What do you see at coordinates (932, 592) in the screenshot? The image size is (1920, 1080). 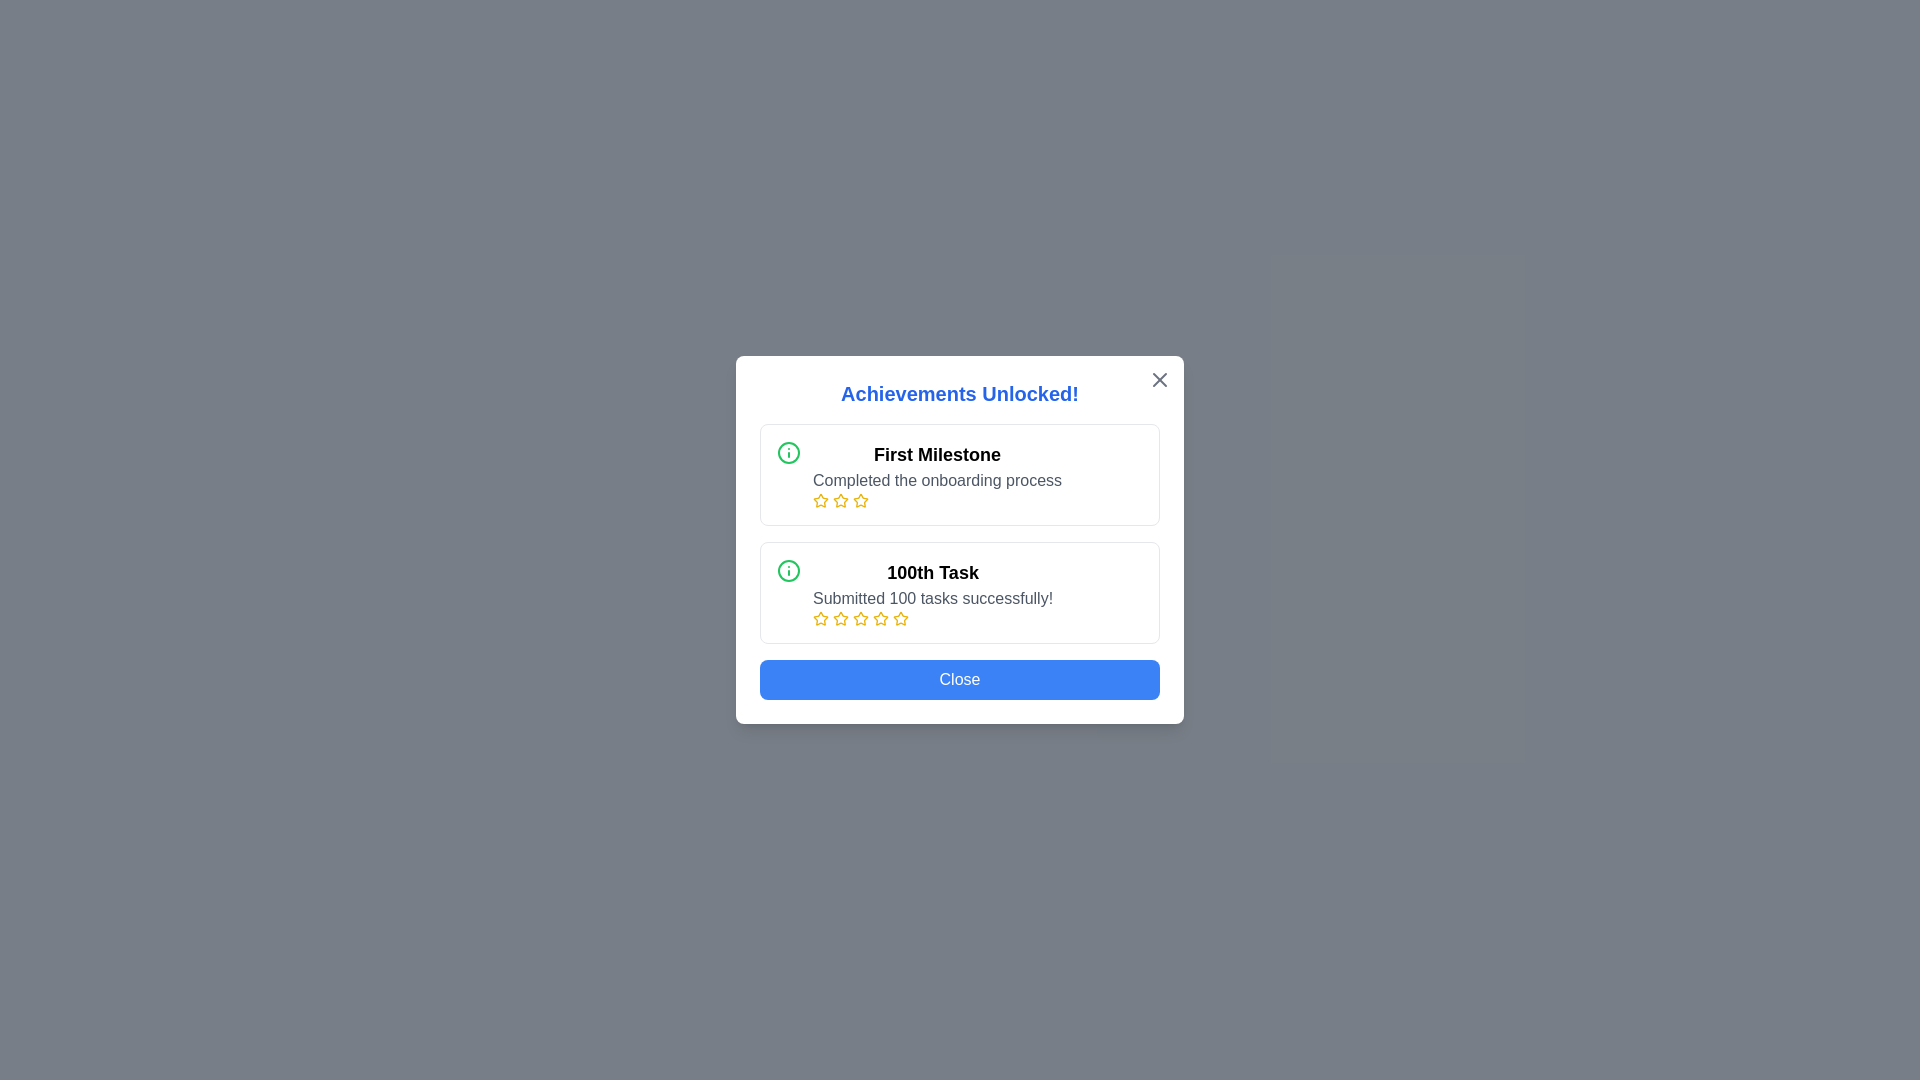 I see `the yellow star icons associated with the '100th Task' text block located in the achievements section of the interface` at bounding box center [932, 592].